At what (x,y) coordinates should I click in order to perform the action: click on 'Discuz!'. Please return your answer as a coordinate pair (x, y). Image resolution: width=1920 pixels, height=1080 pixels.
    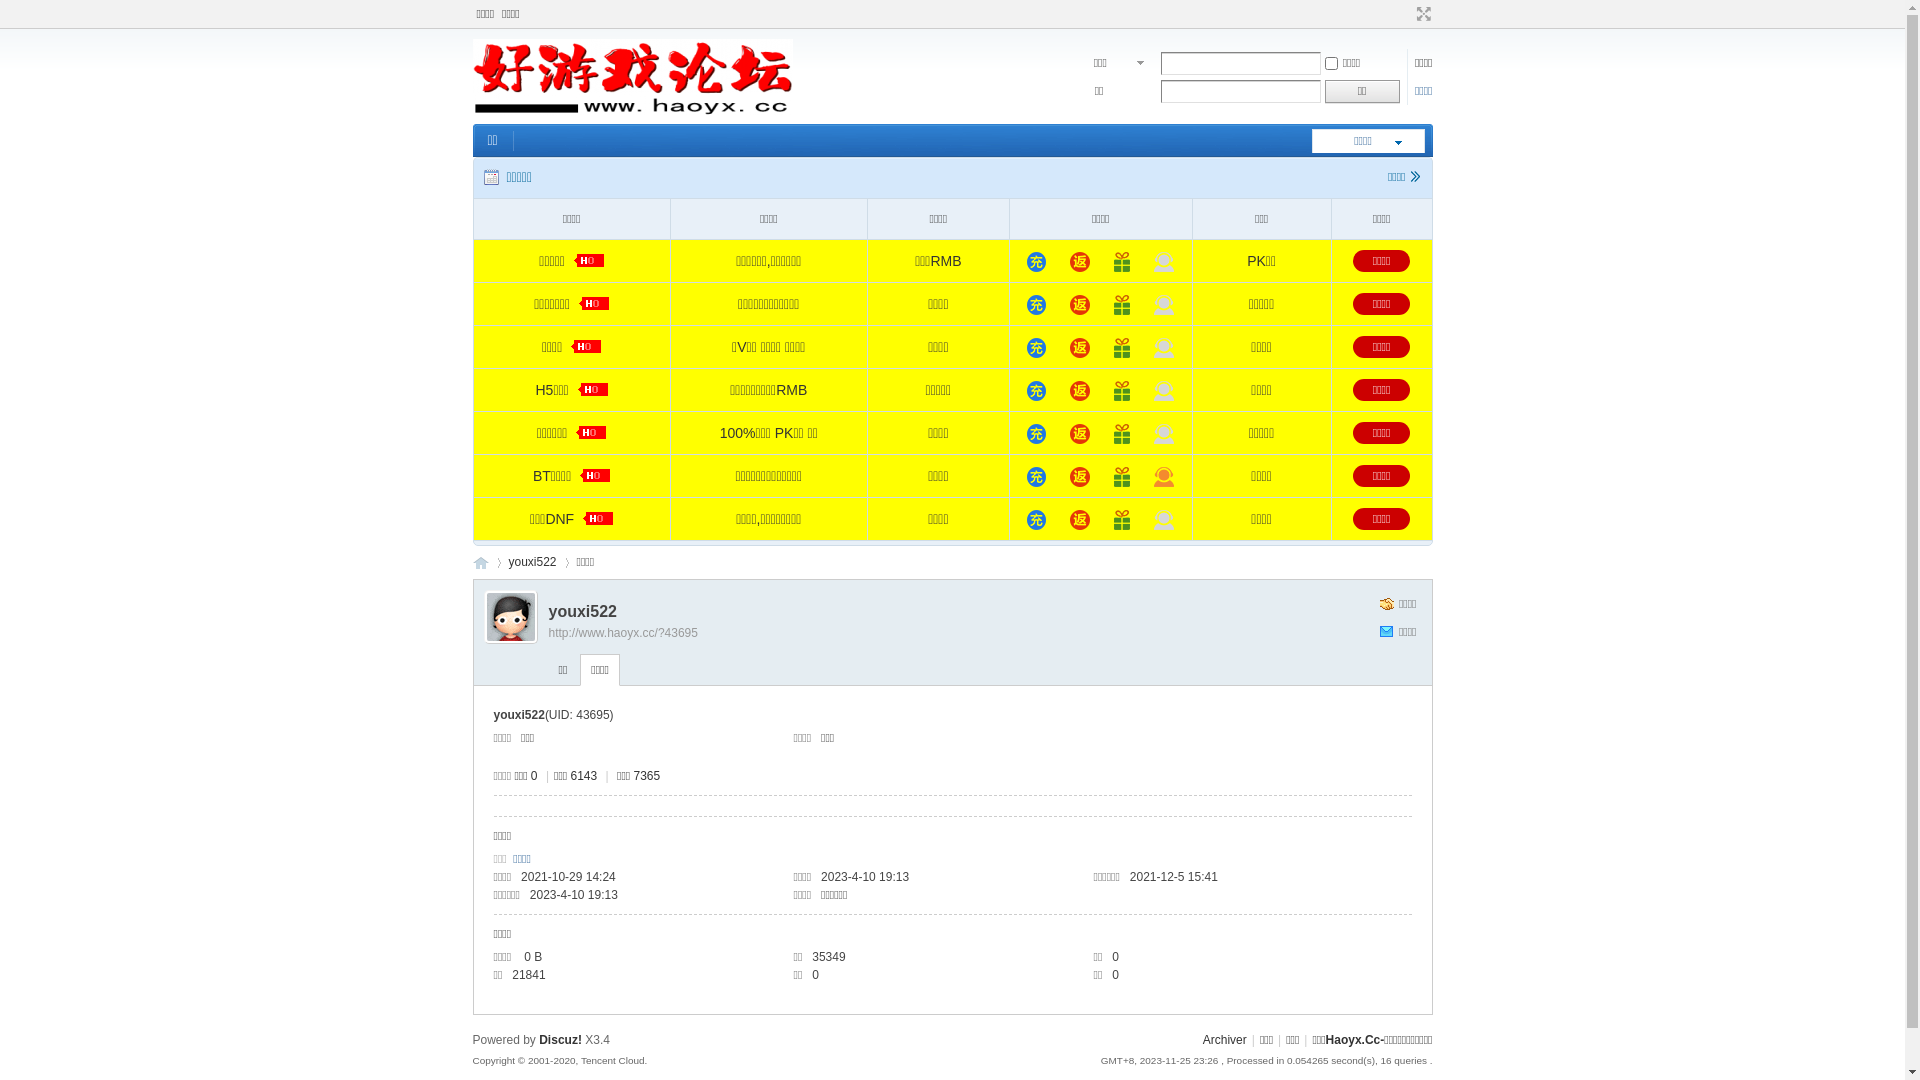
    Looking at the image, I should click on (560, 1039).